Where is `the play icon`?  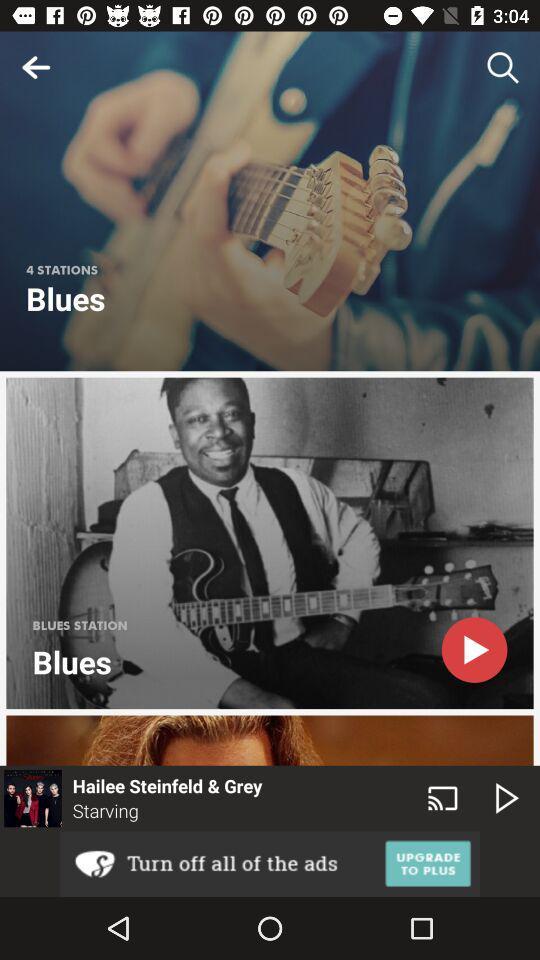 the play icon is located at coordinates (507, 798).